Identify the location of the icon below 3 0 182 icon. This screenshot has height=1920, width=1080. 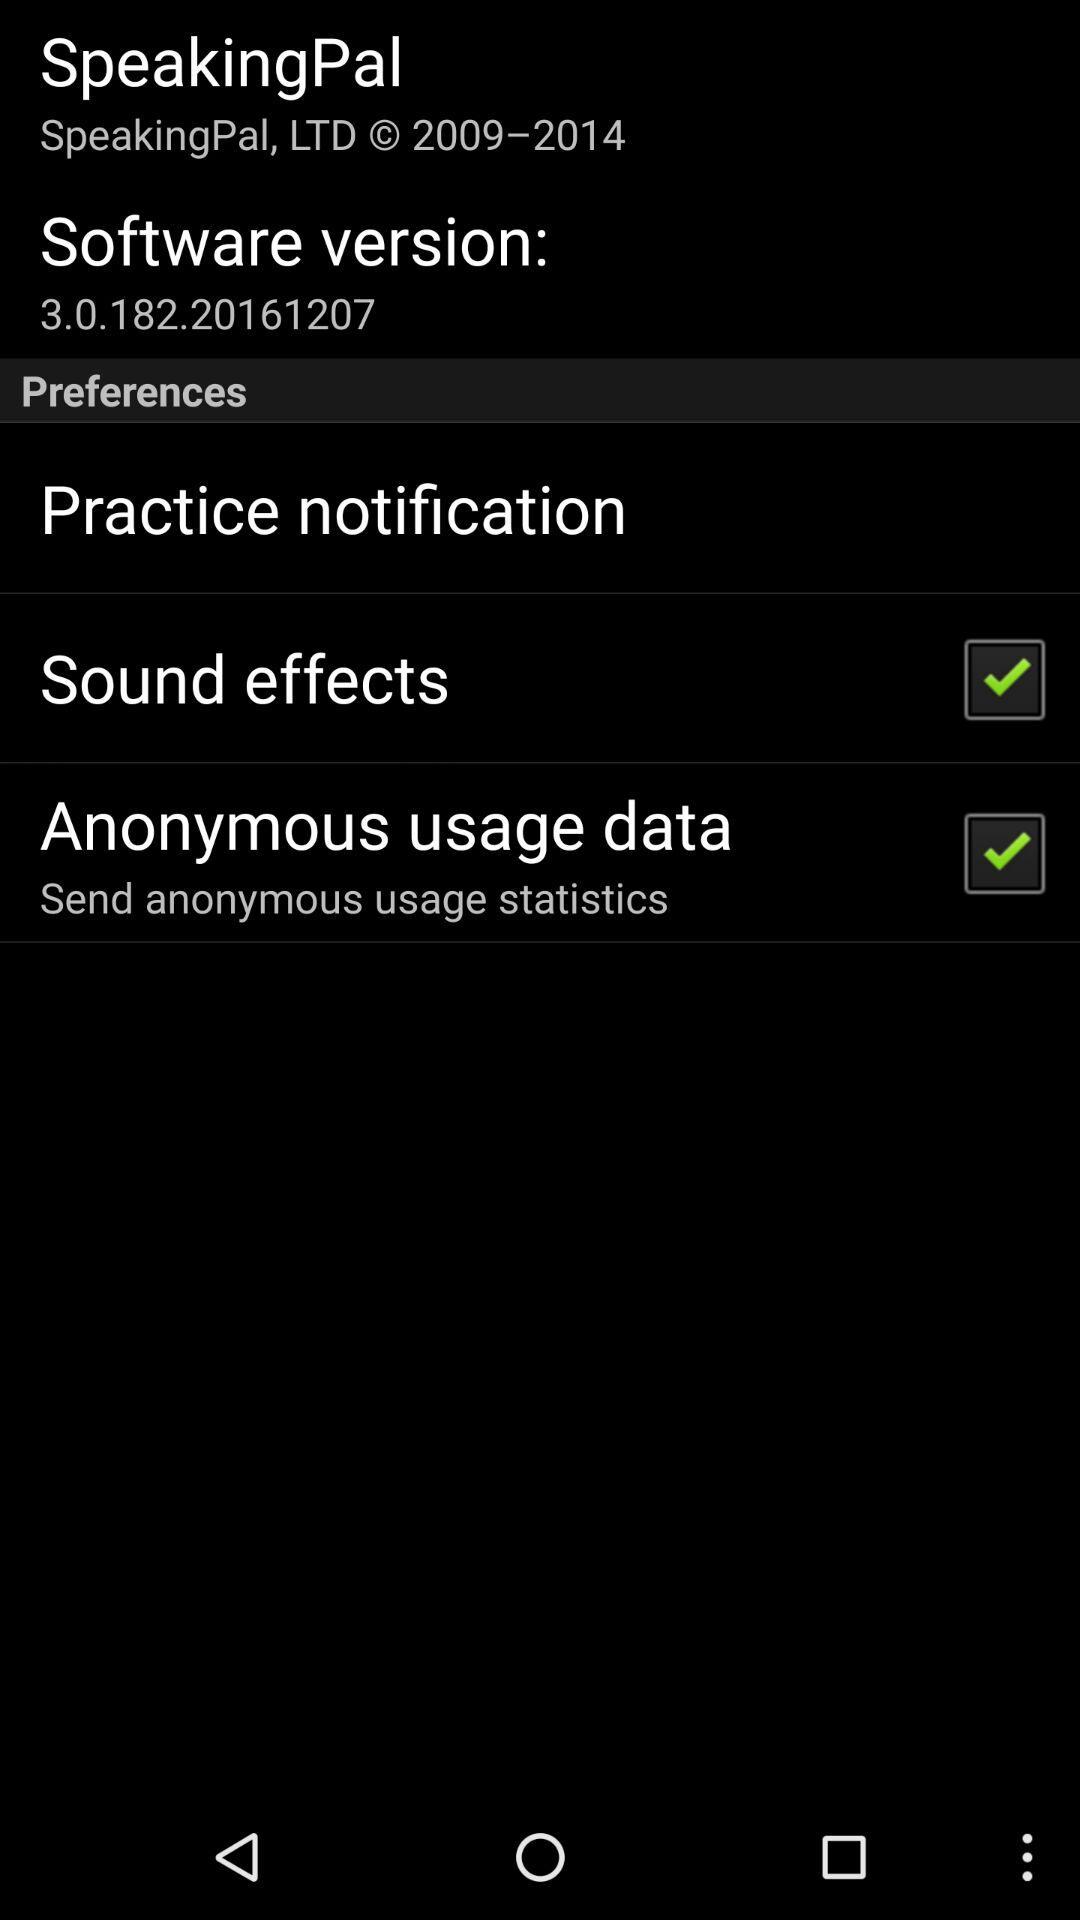
(540, 390).